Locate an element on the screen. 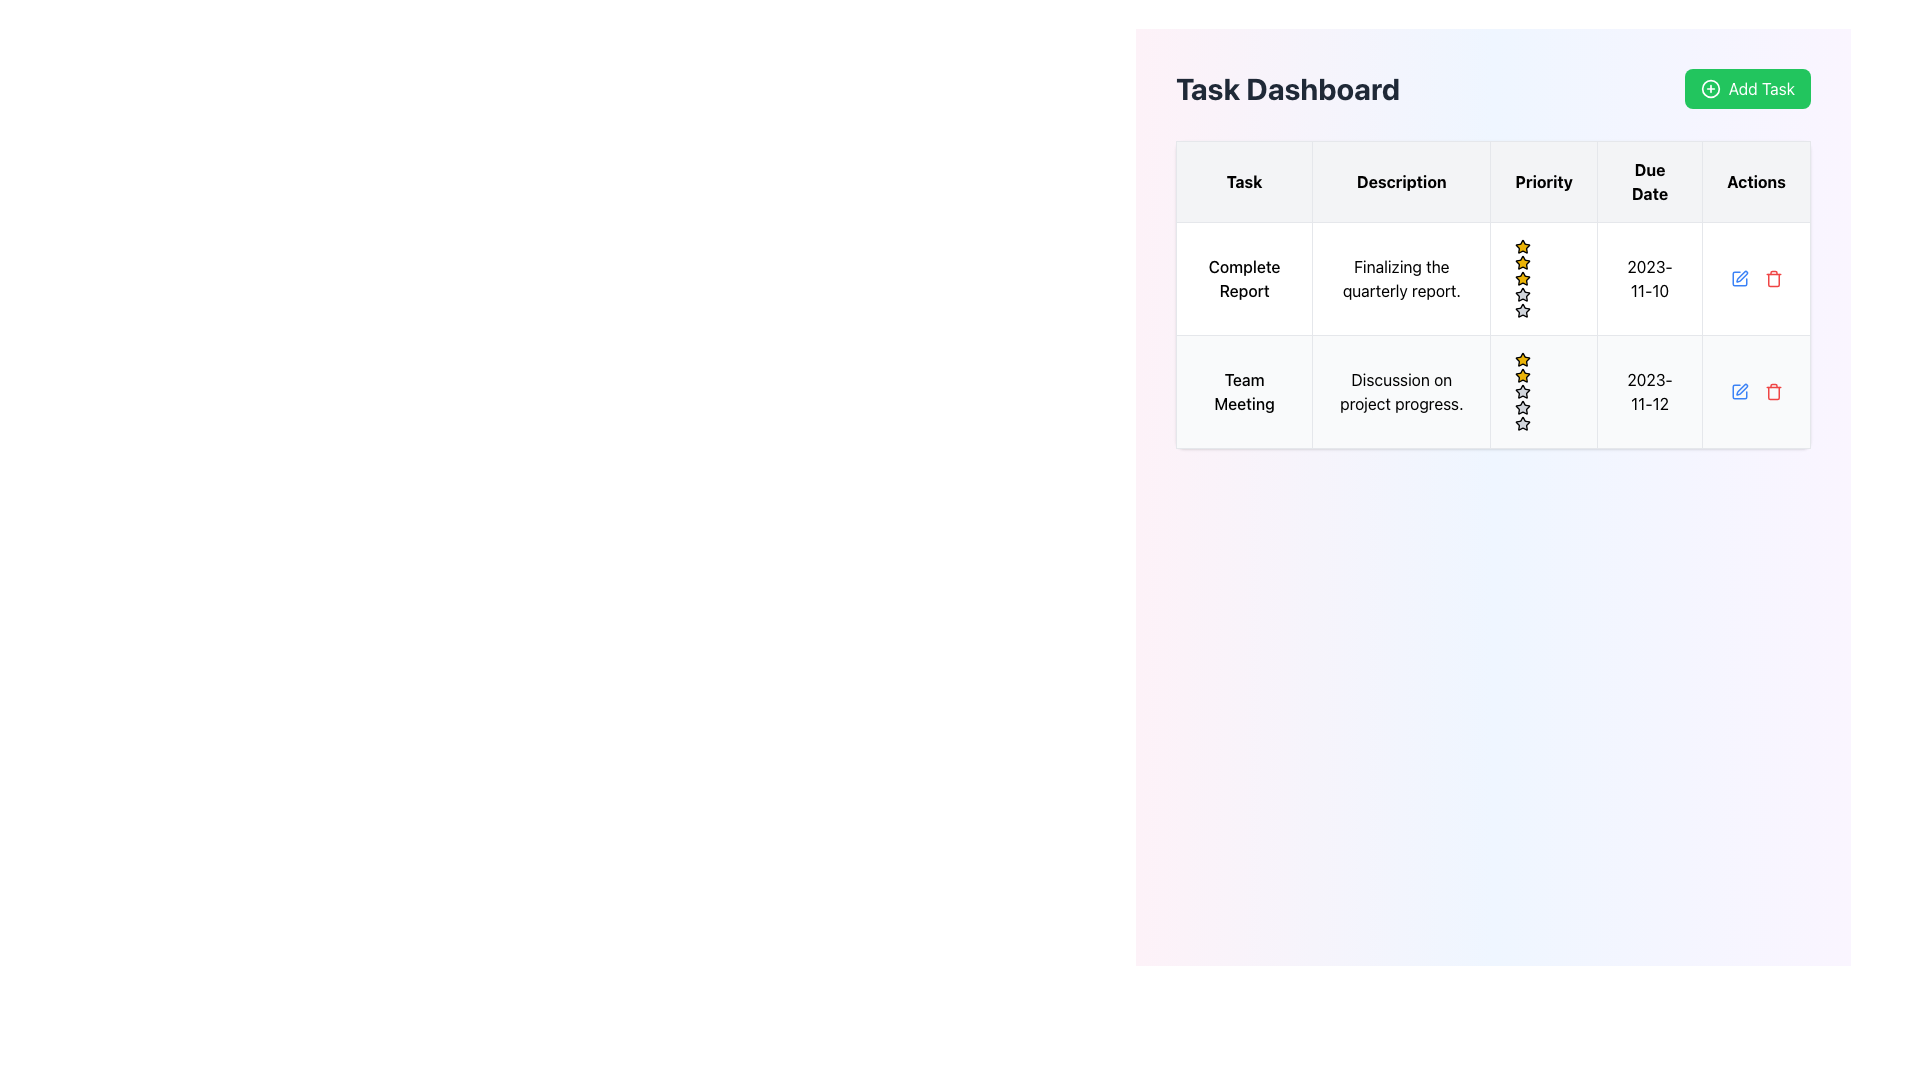  the table rows or icons in the Task Dashboard table that has a white background, rounded corners, and contains task information is located at coordinates (1493, 294).